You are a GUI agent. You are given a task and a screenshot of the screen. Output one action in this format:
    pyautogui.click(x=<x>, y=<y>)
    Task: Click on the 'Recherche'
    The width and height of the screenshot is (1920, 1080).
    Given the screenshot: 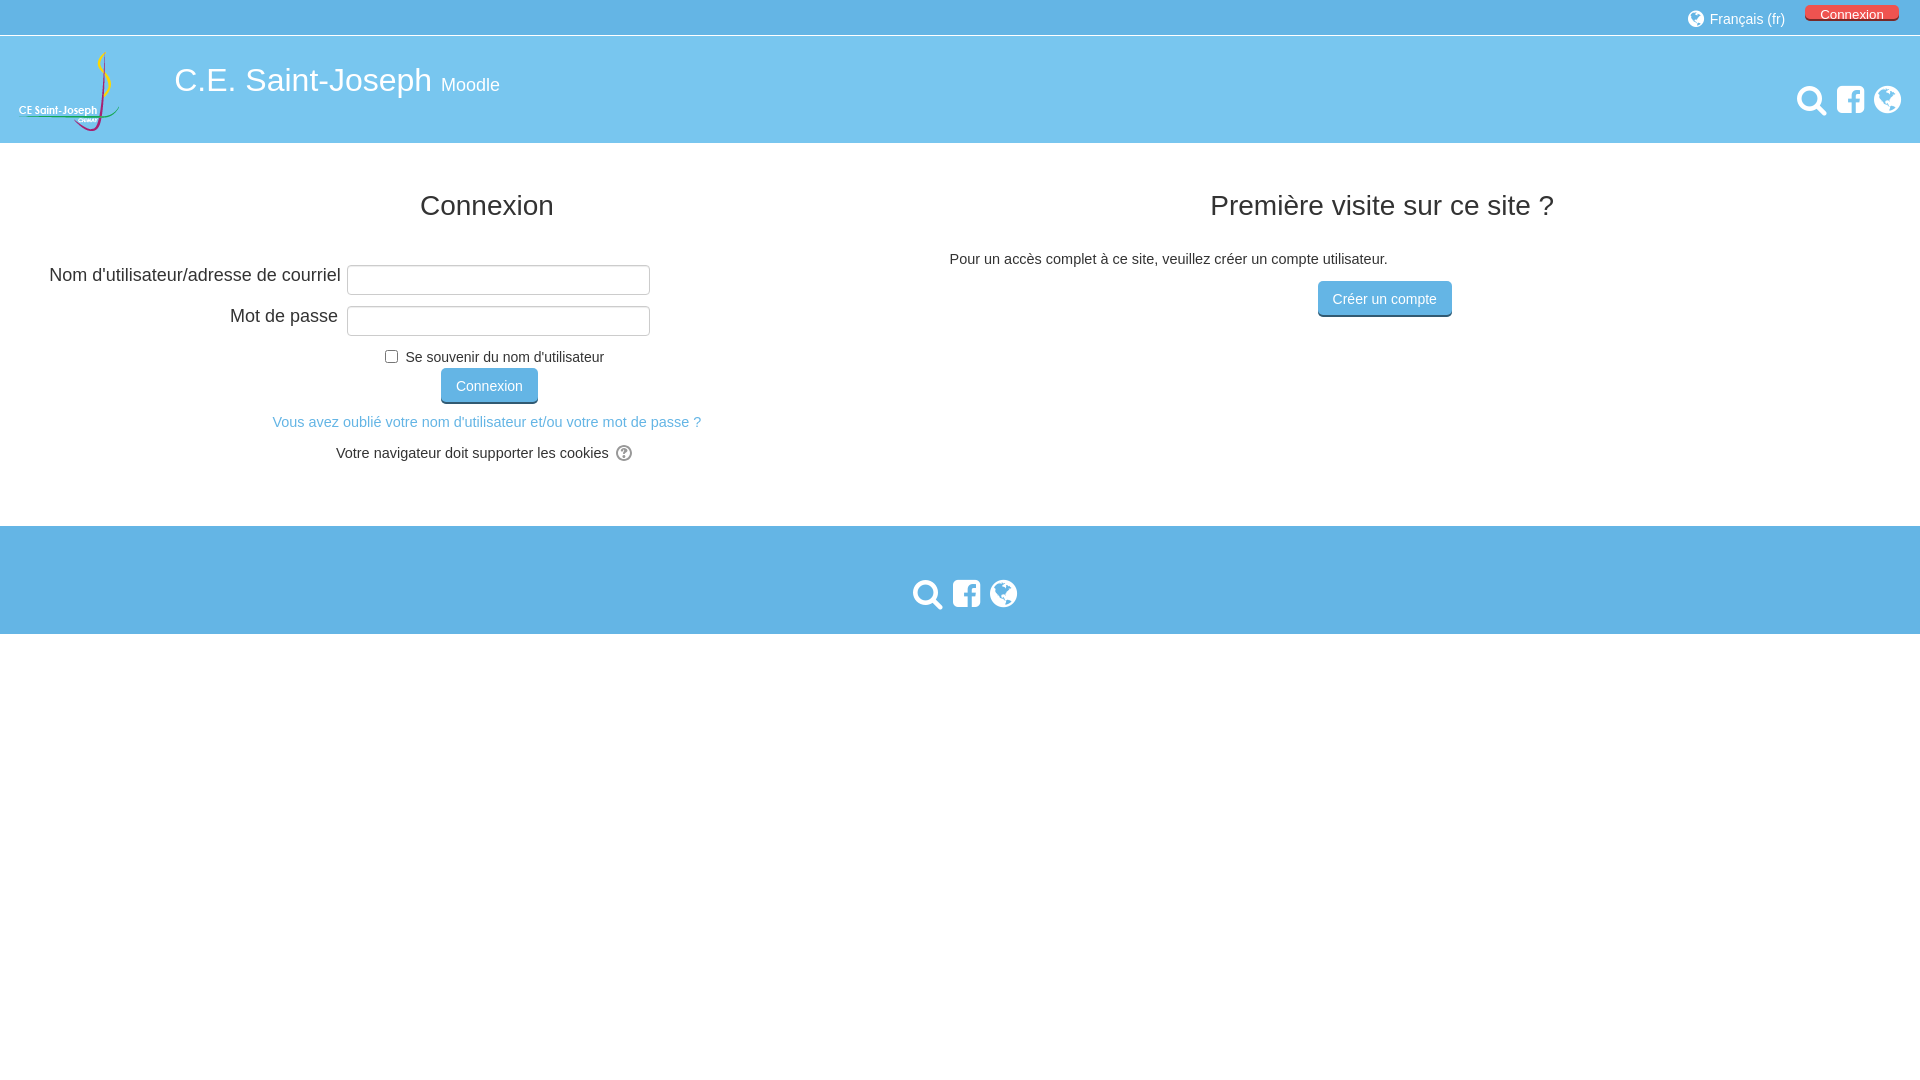 What is the action you would take?
    pyautogui.click(x=1806, y=100)
    